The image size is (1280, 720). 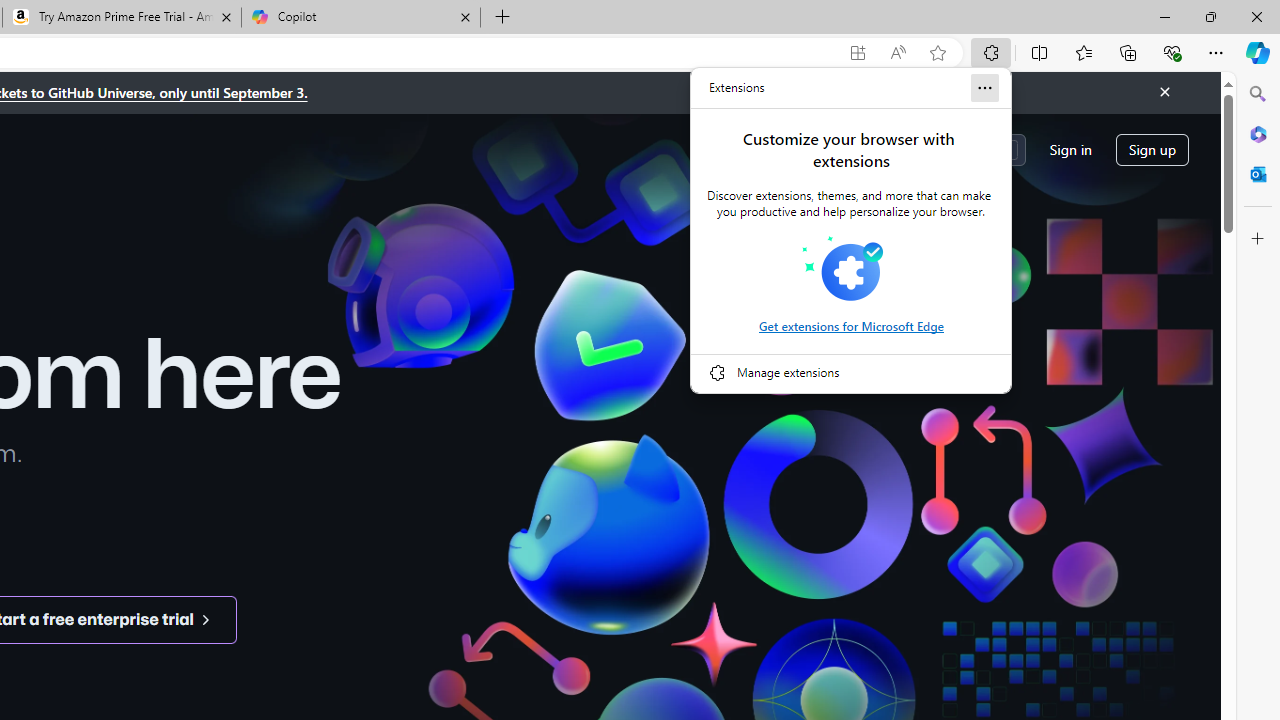 I want to click on 'Extensions', so click(x=736, y=87).